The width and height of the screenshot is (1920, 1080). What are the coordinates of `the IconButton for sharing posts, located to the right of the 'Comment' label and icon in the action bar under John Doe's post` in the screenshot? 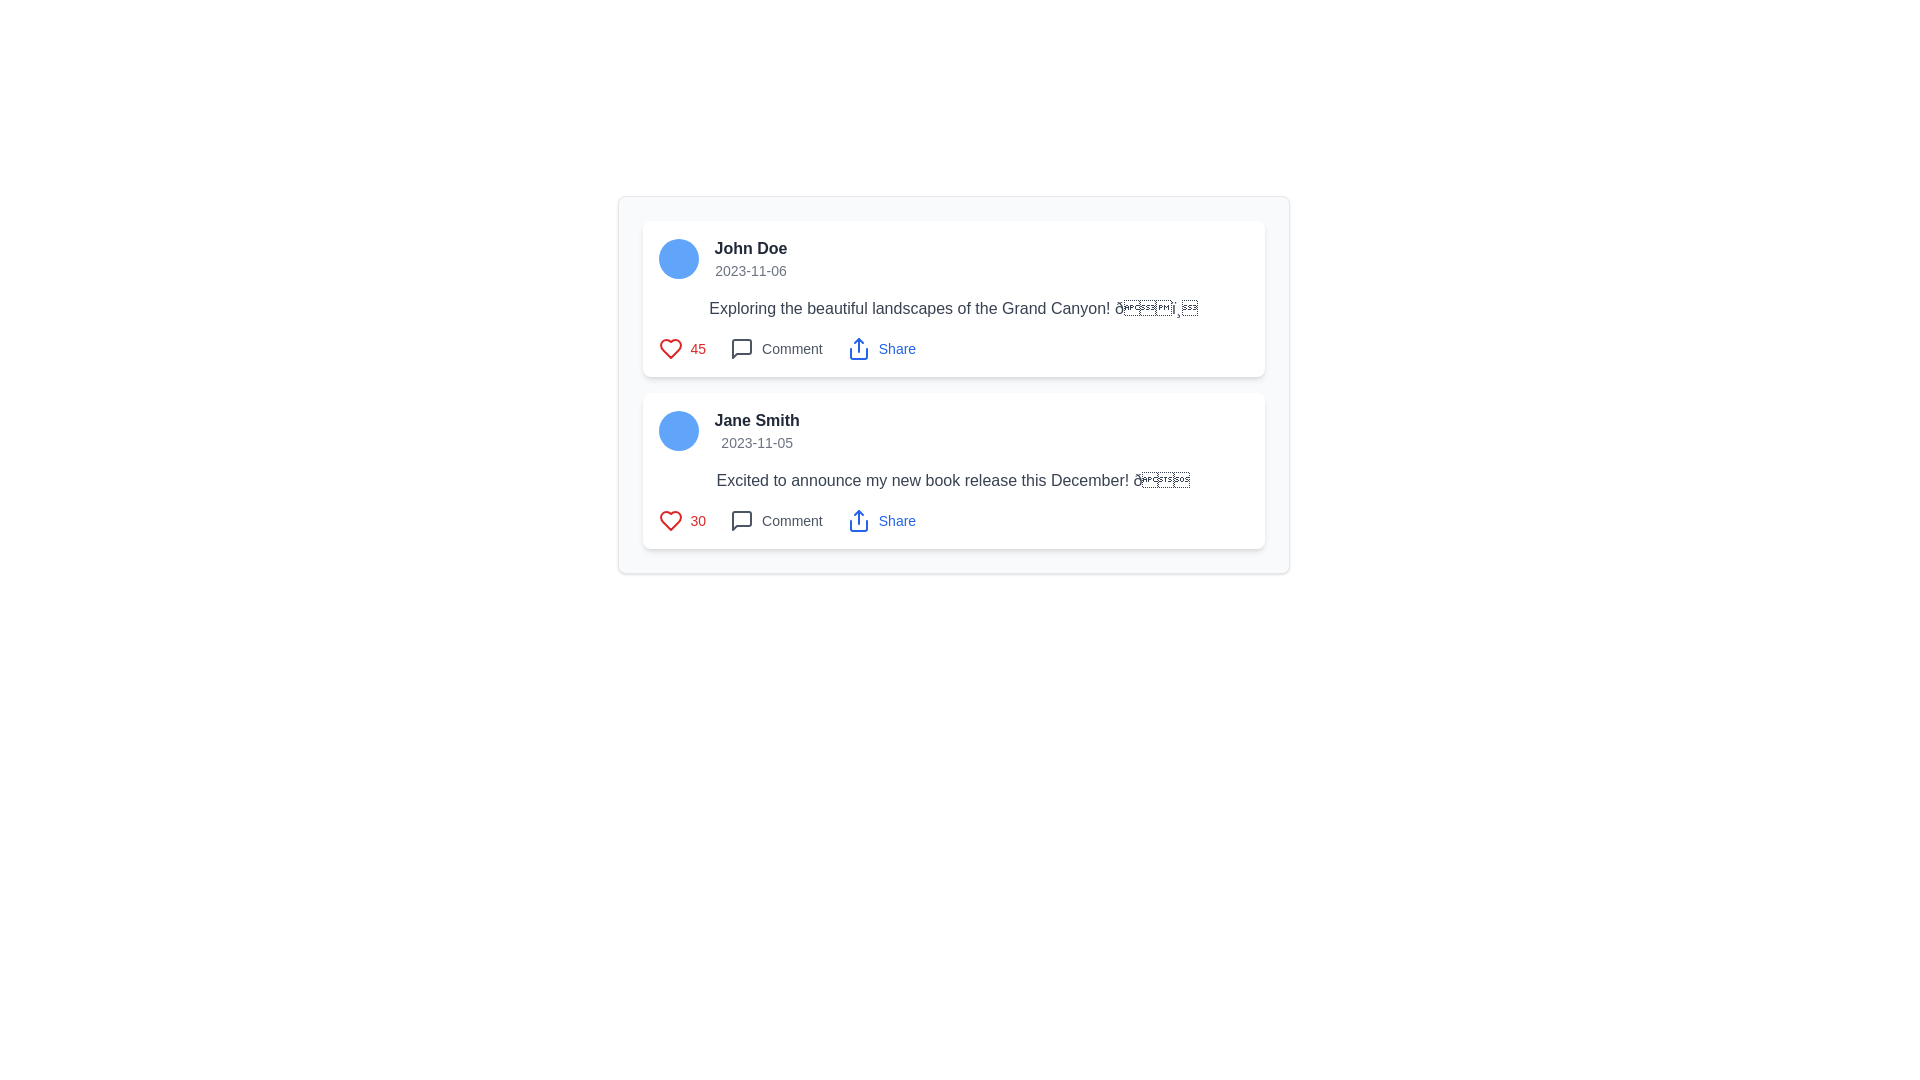 It's located at (858, 347).